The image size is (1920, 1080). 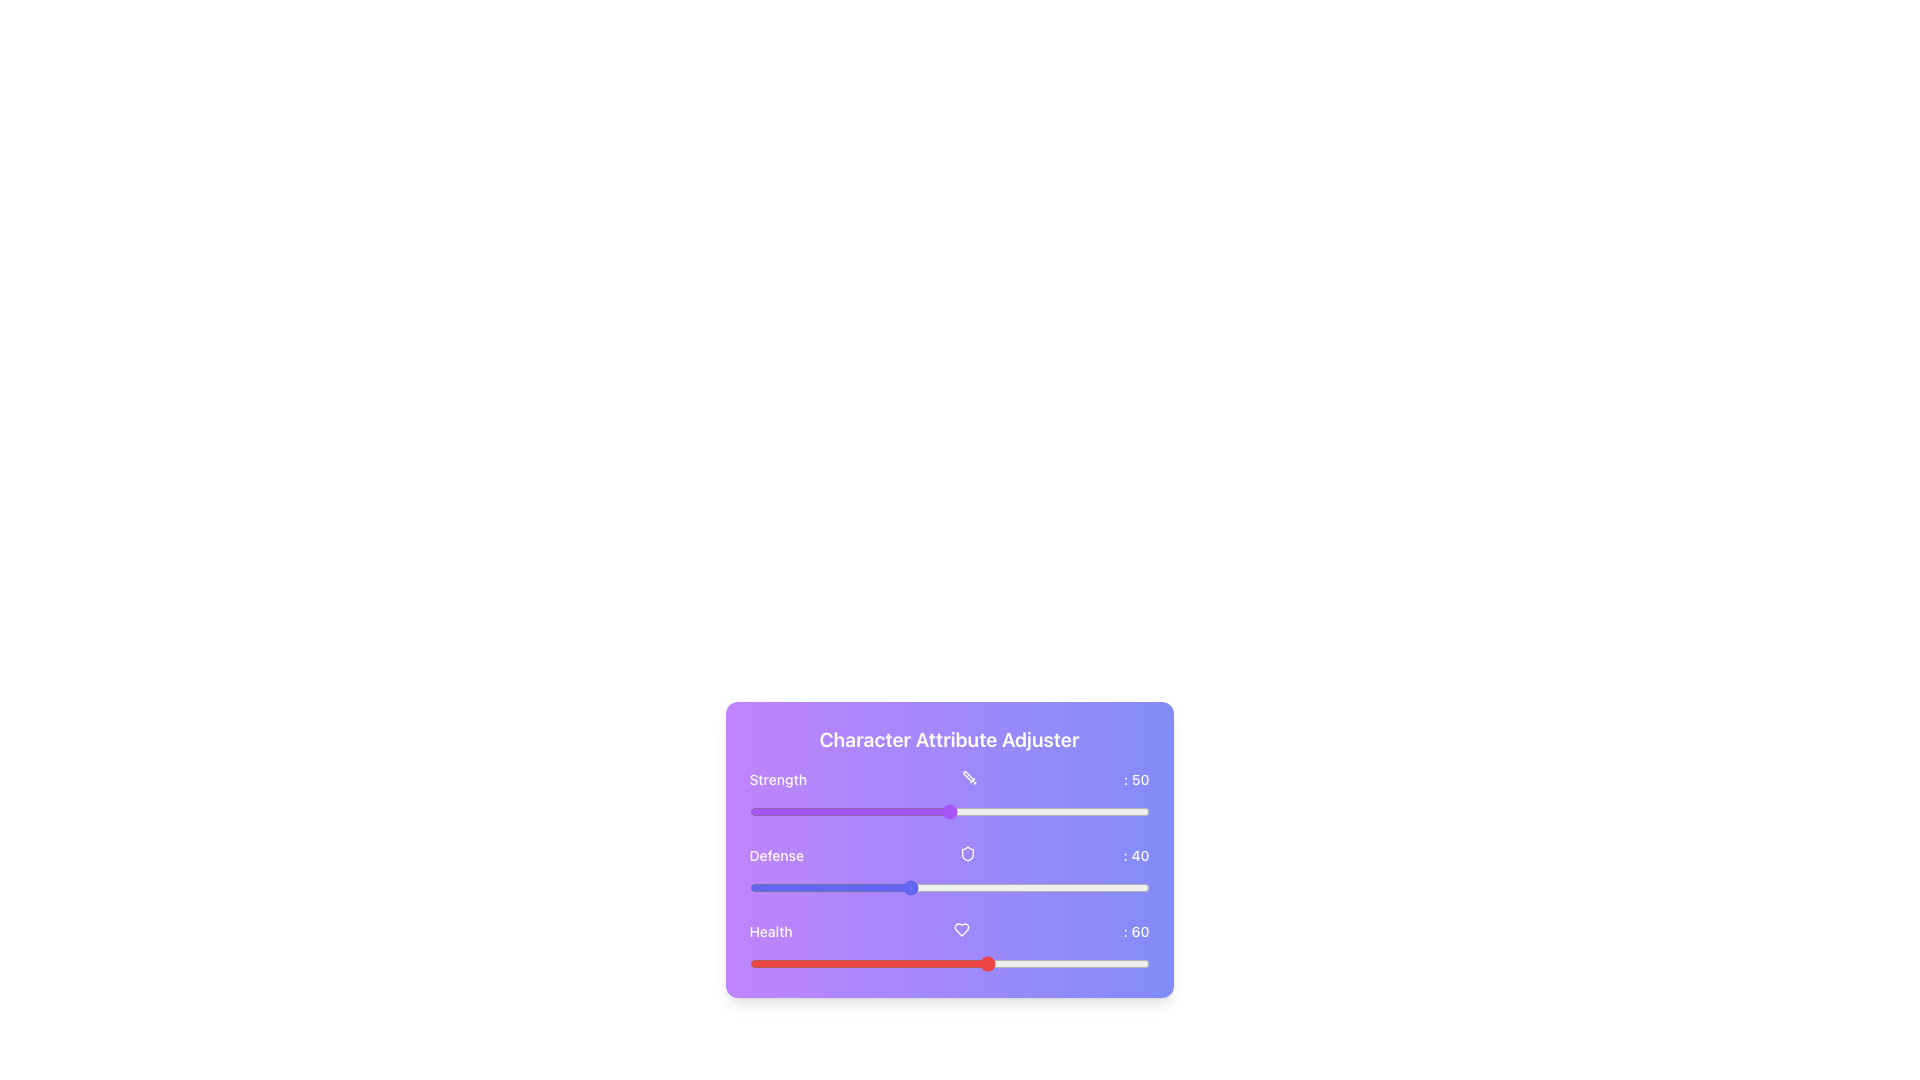 What do you see at coordinates (956, 812) in the screenshot?
I see `the Strength attribute` at bounding box center [956, 812].